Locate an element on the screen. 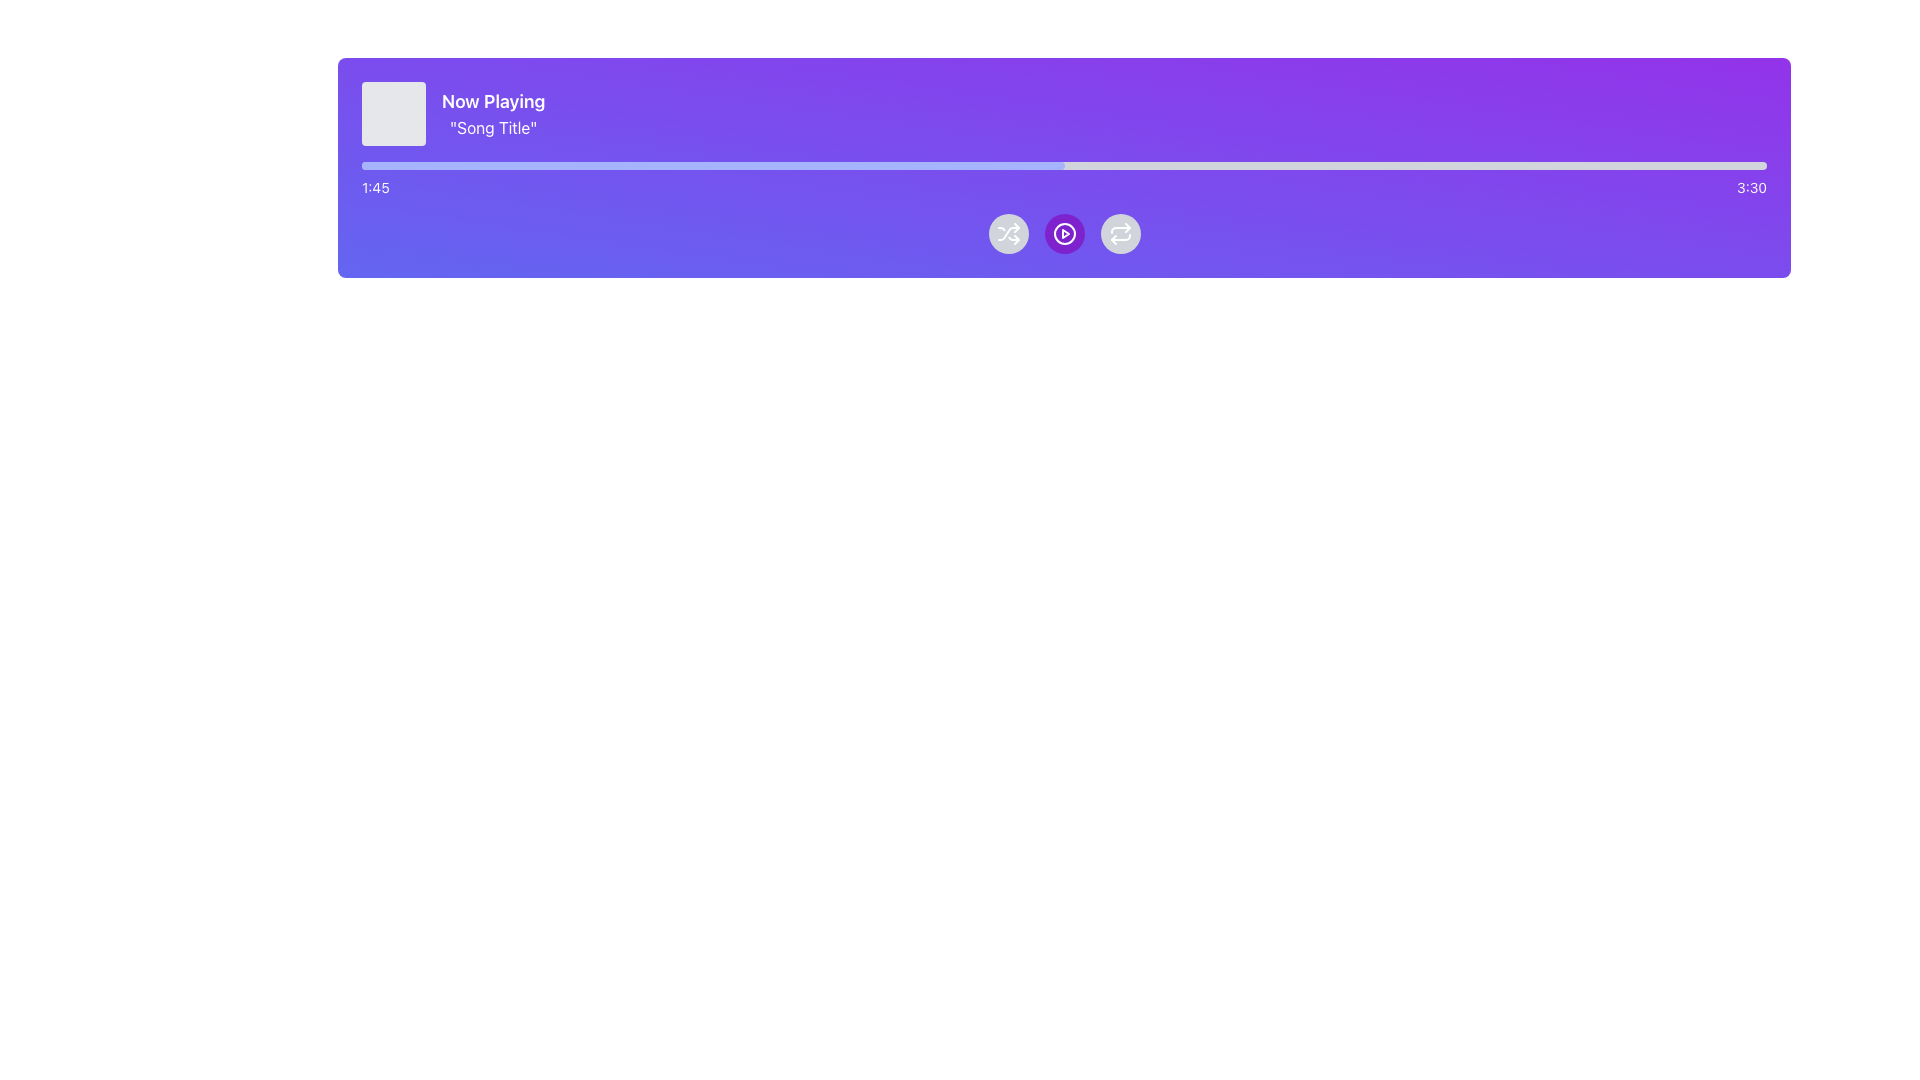 Image resolution: width=1920 pixels, height=1080 pixels. the Static Text displaying the title of the currently playing song, which is centrally aligned in the 'Now Playing' section is located at coordinates (493, 127).